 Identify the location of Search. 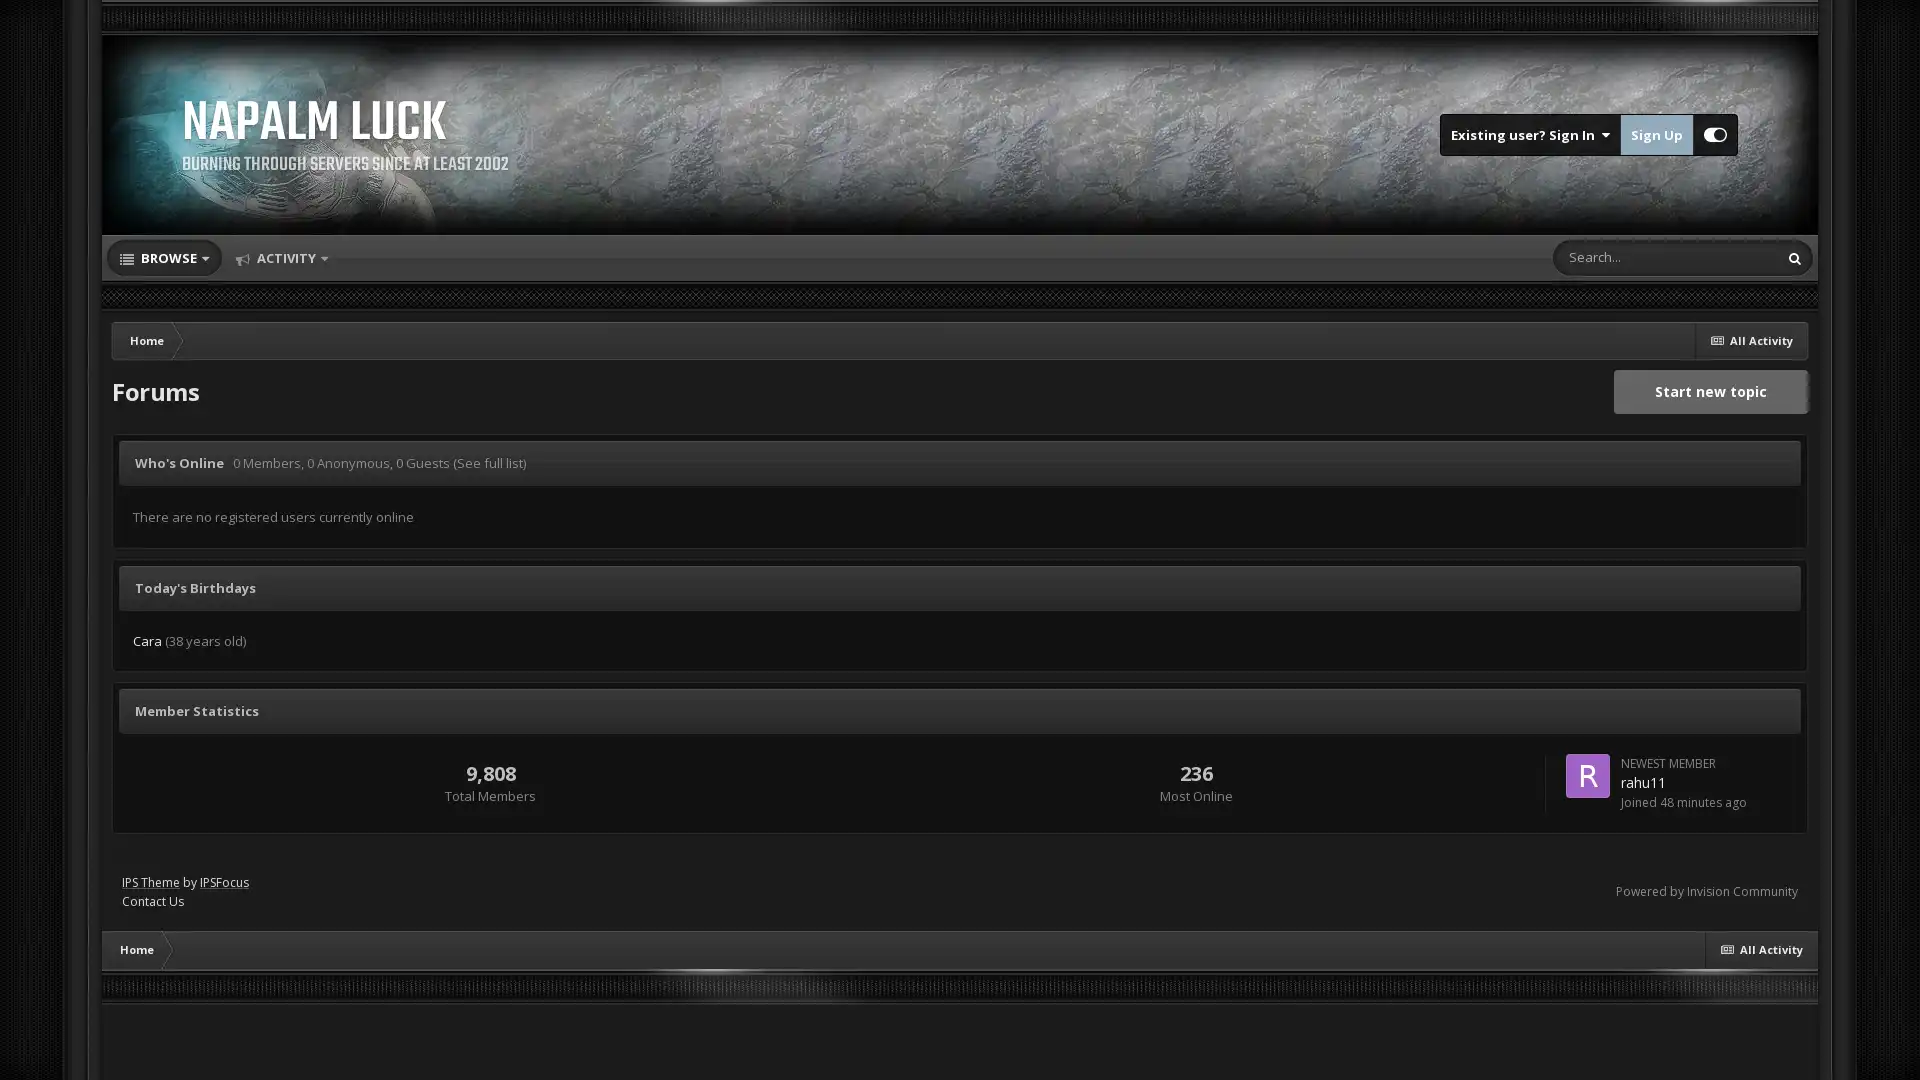
(1795, 257).